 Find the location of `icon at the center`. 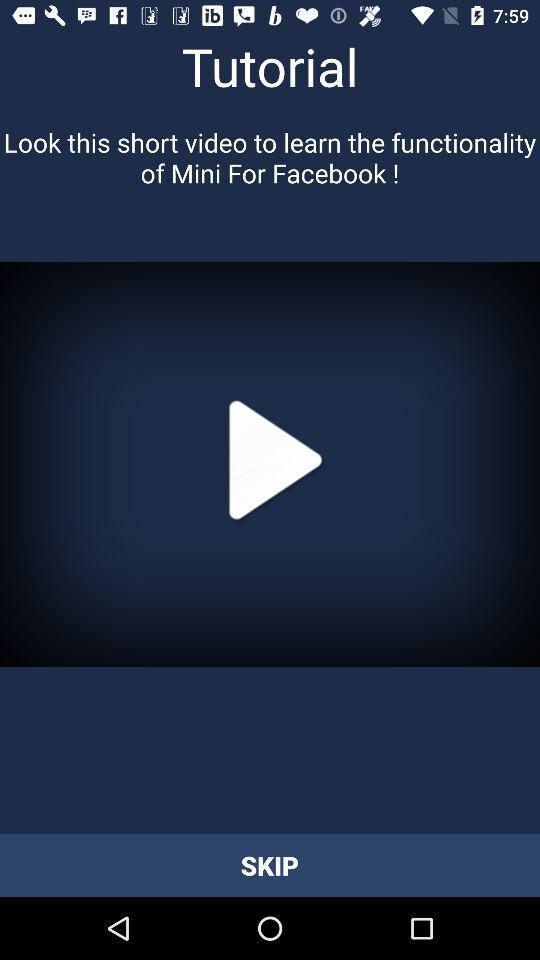

icon at the center is located at coordinates (270, 464).